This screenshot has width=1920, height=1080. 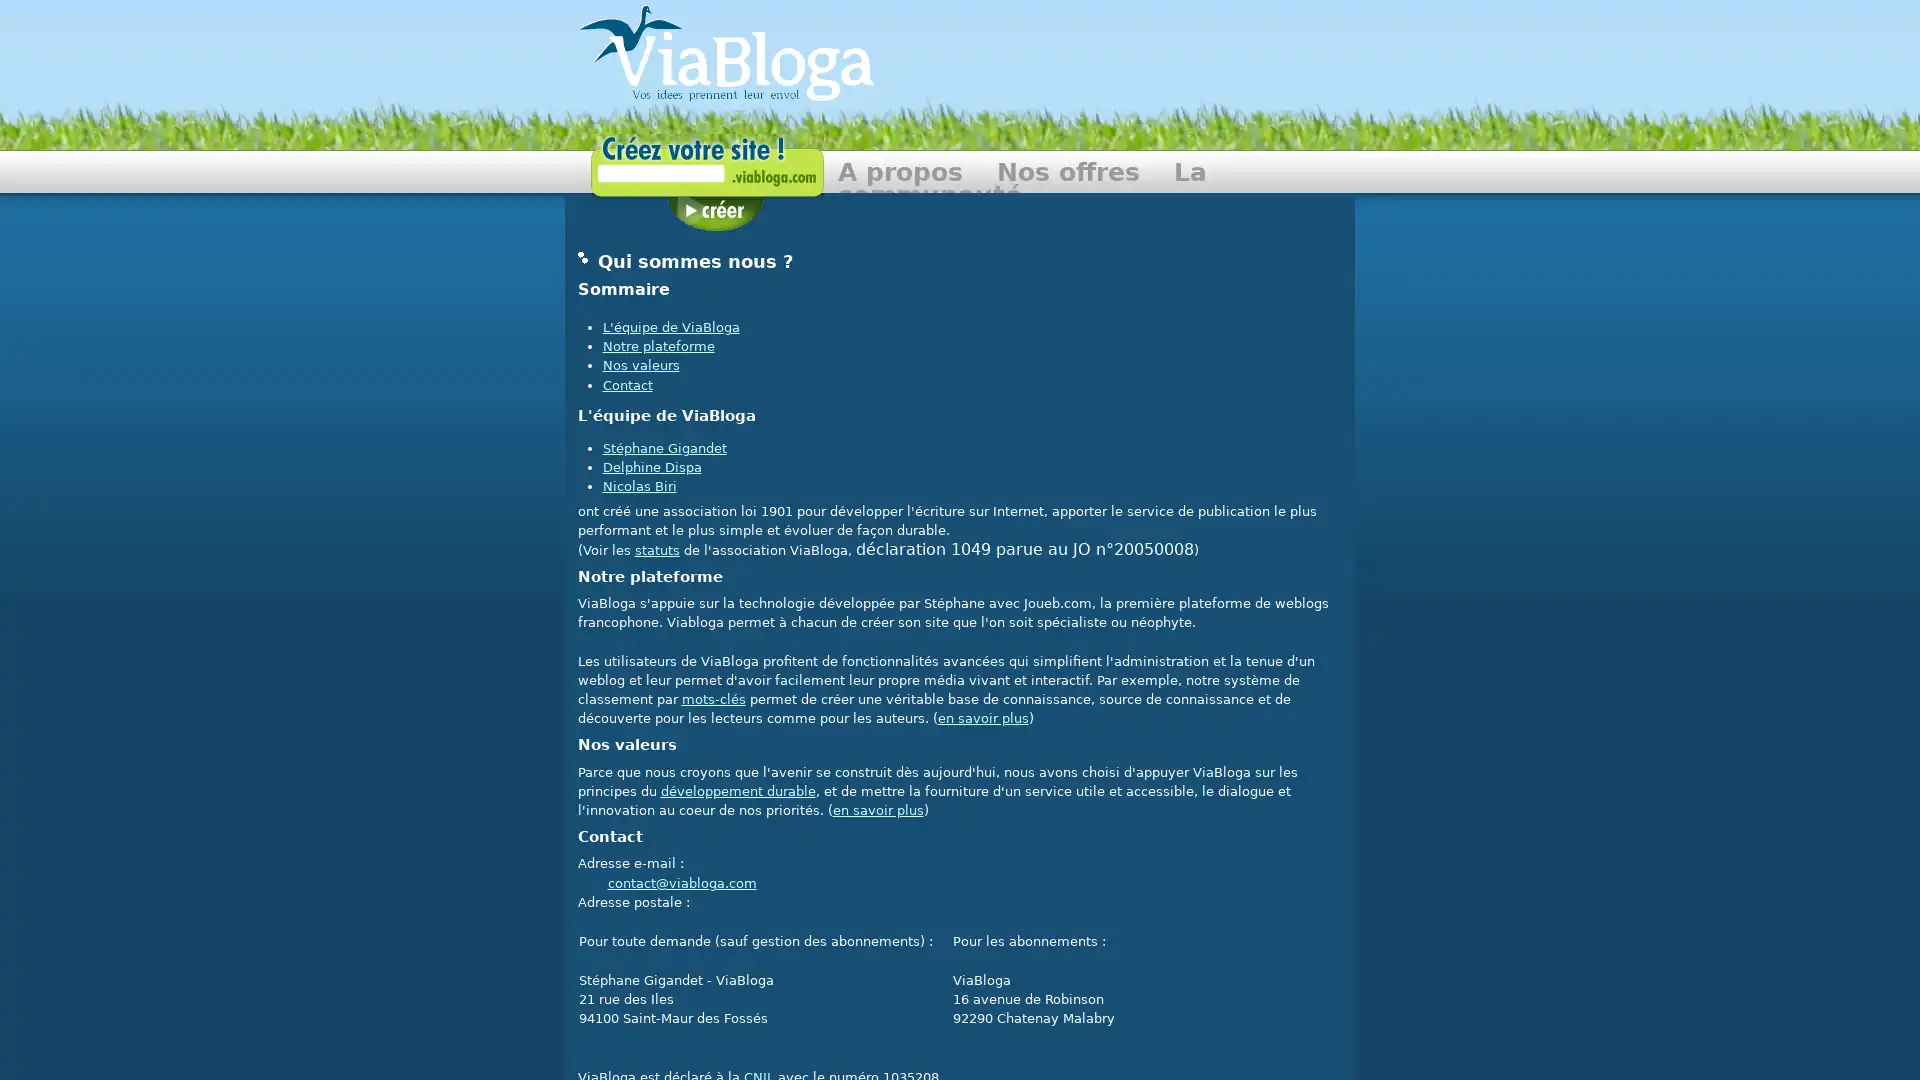 What do you see at coordinates (715, 213) in the screenshot?
I see `Creer` at bounding box center [715, 213].